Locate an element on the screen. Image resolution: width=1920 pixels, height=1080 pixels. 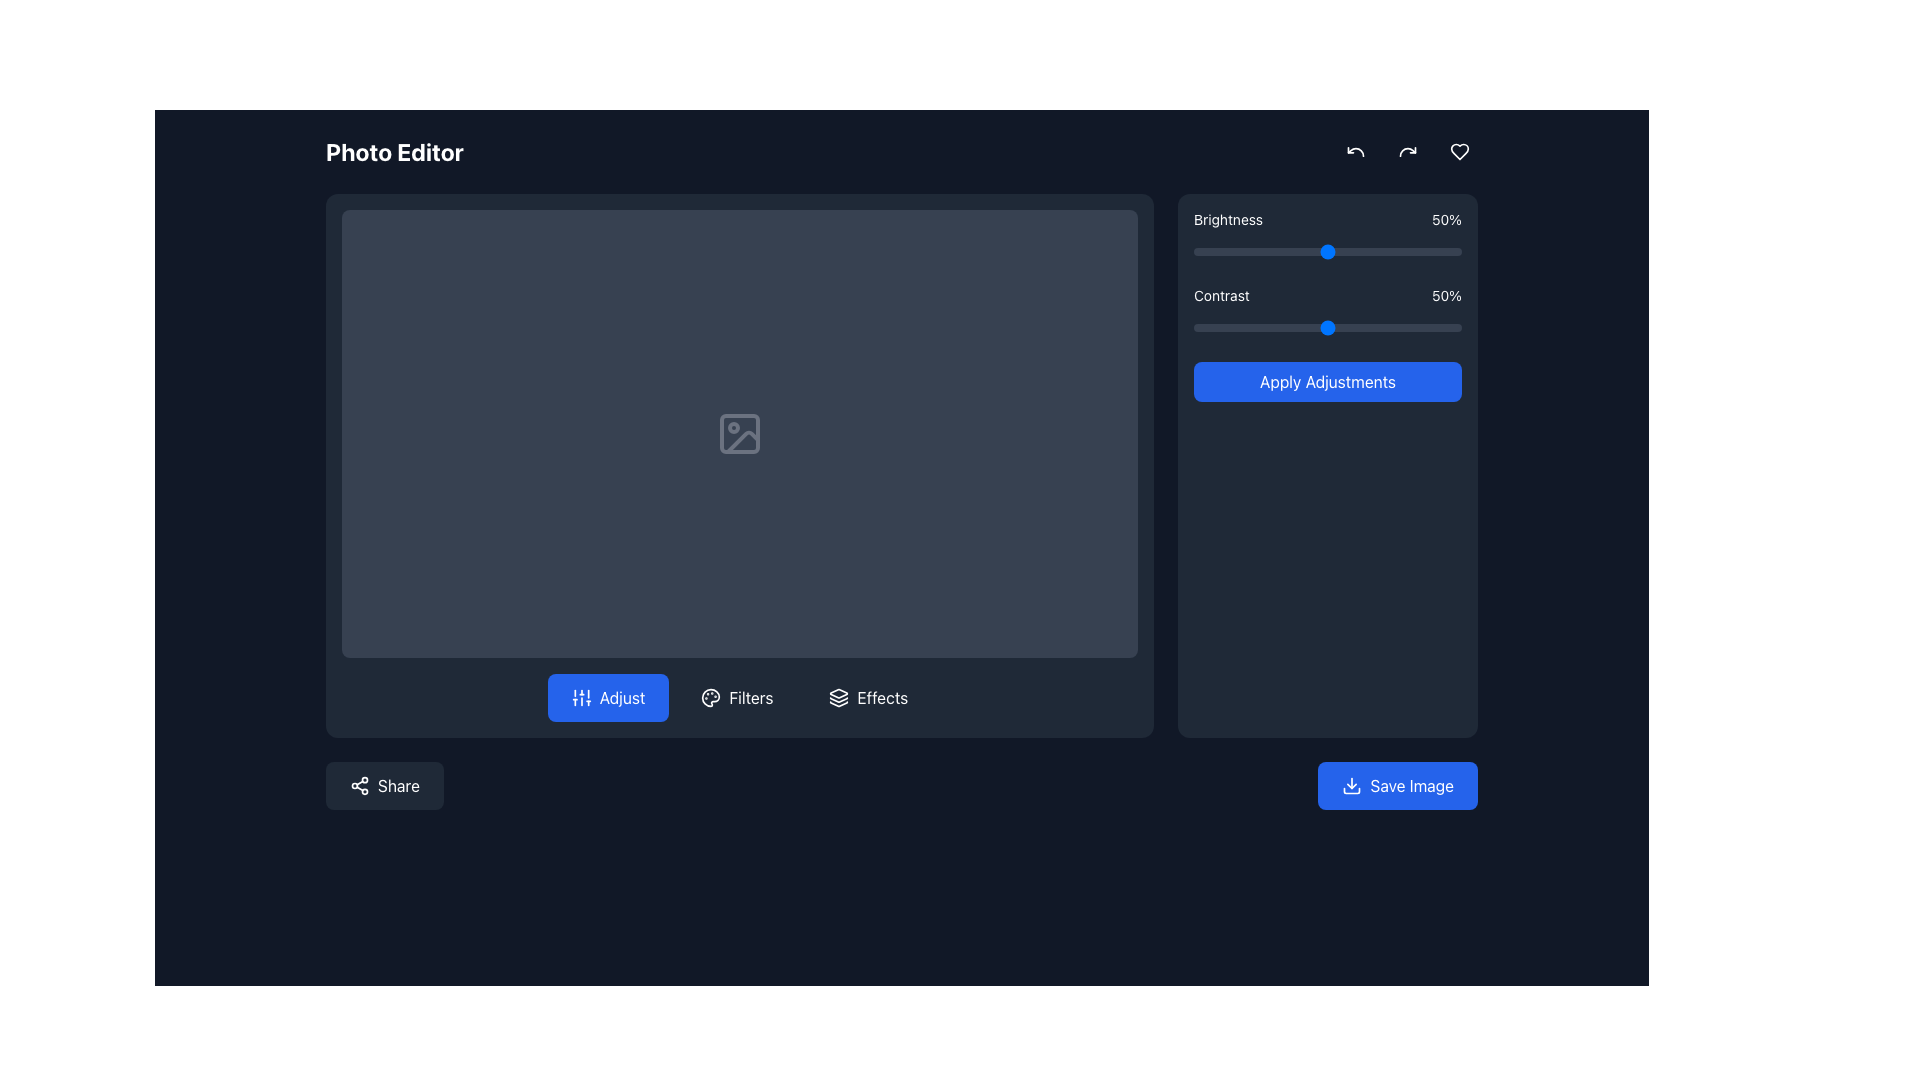
the Content placeholder, which is a rectangular area with a dark gray background and a rounded border, featuring a smaller picture icon in the center is located at coordinates (738, 431).